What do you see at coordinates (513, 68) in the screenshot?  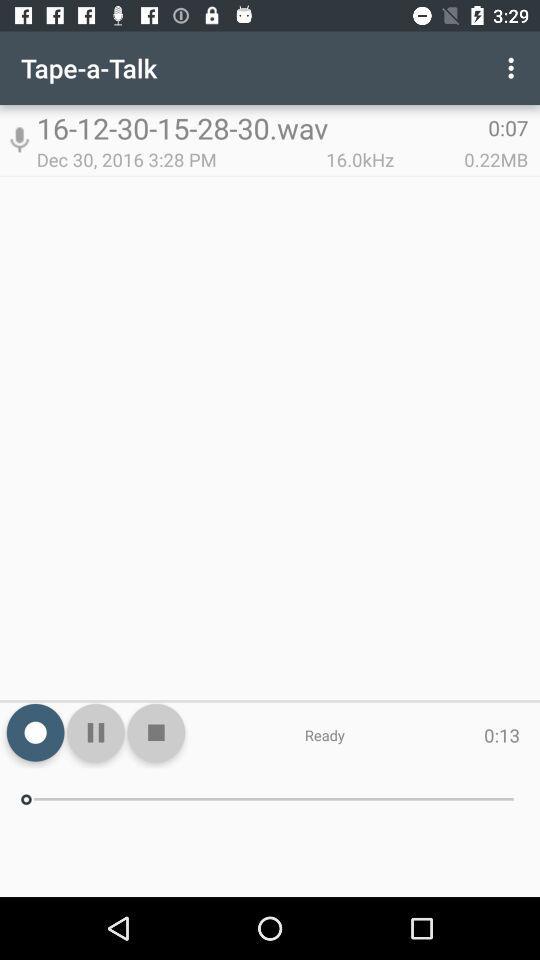 I see `the item to the right of 16 12 30 item` at bounding box center [513, 68].